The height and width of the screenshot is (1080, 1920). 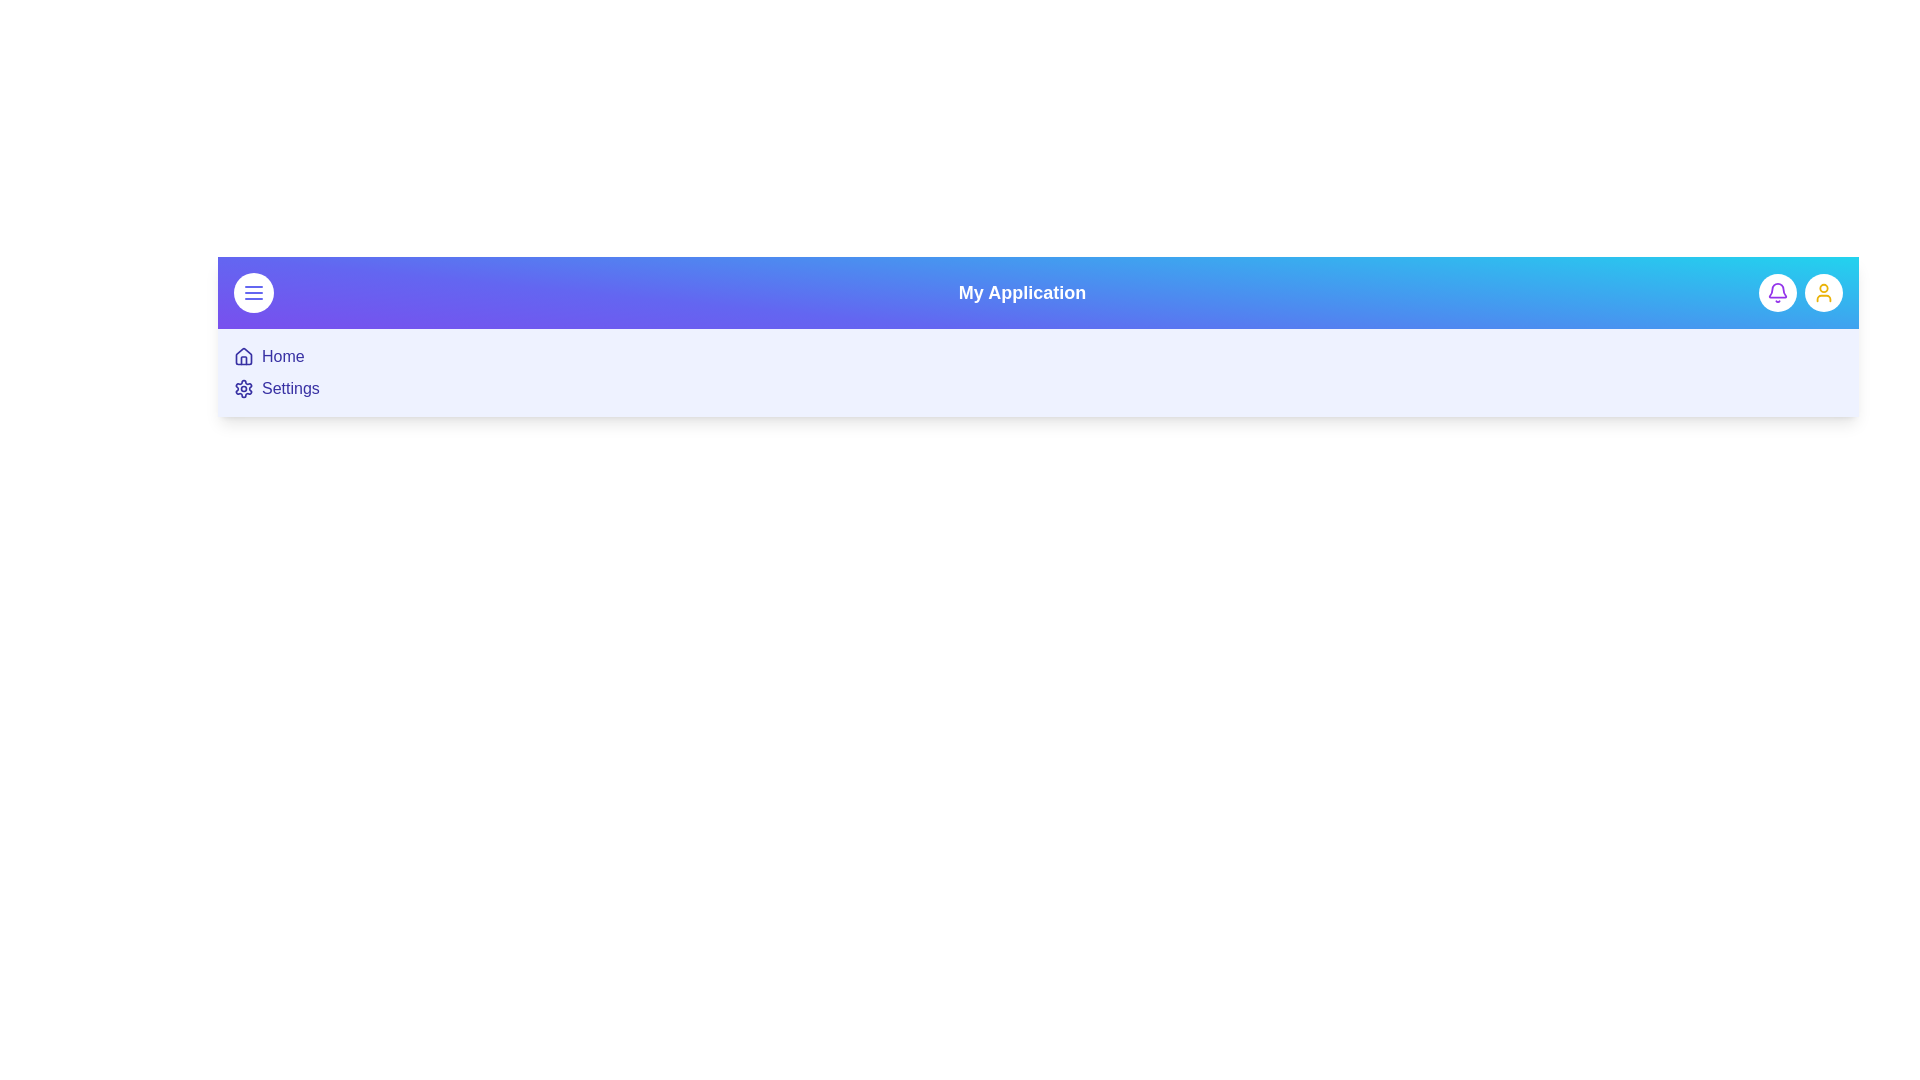 What do you see at coordinates (282, 356) in the screenshot?
I see `the 'Home' menu item` at bounding box center [282, 356].